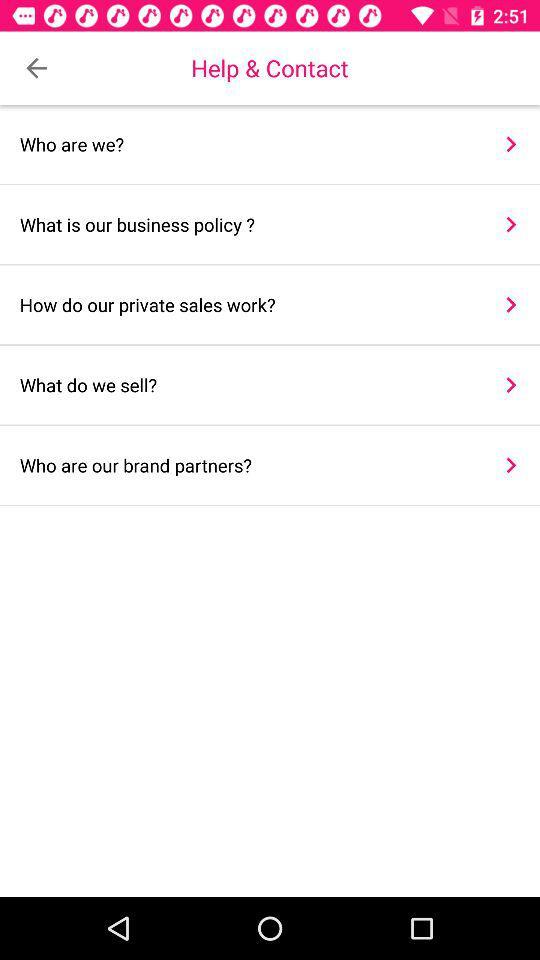 This screenshot has height=960, width=540. I want to click on the icon at the top left corner, so click(36, 68).